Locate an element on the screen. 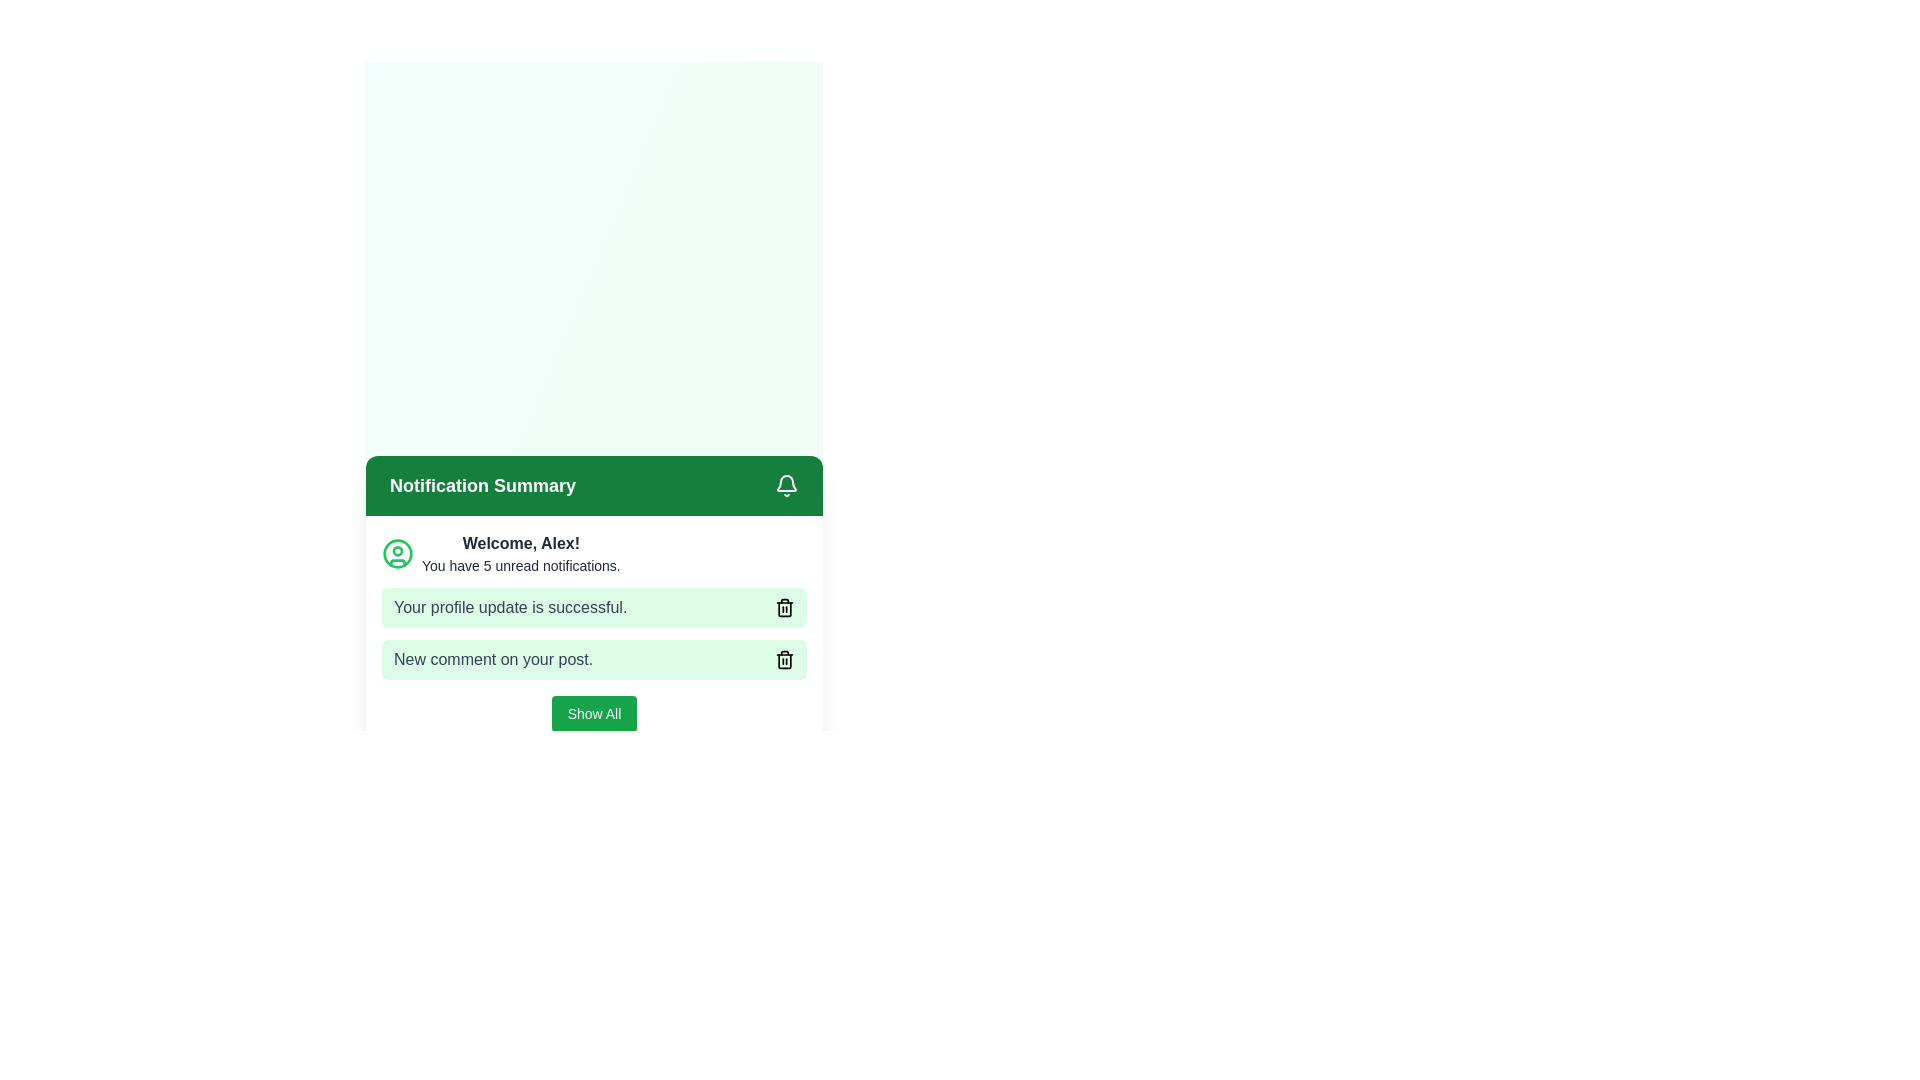 This screenshot has width=1920, height=1080. the text label displaying 'Your profile update is successful.' which is located in a green-tinted box below the 'Welcome, Alex!' section in the notification area is located at coordinates (510, 607).